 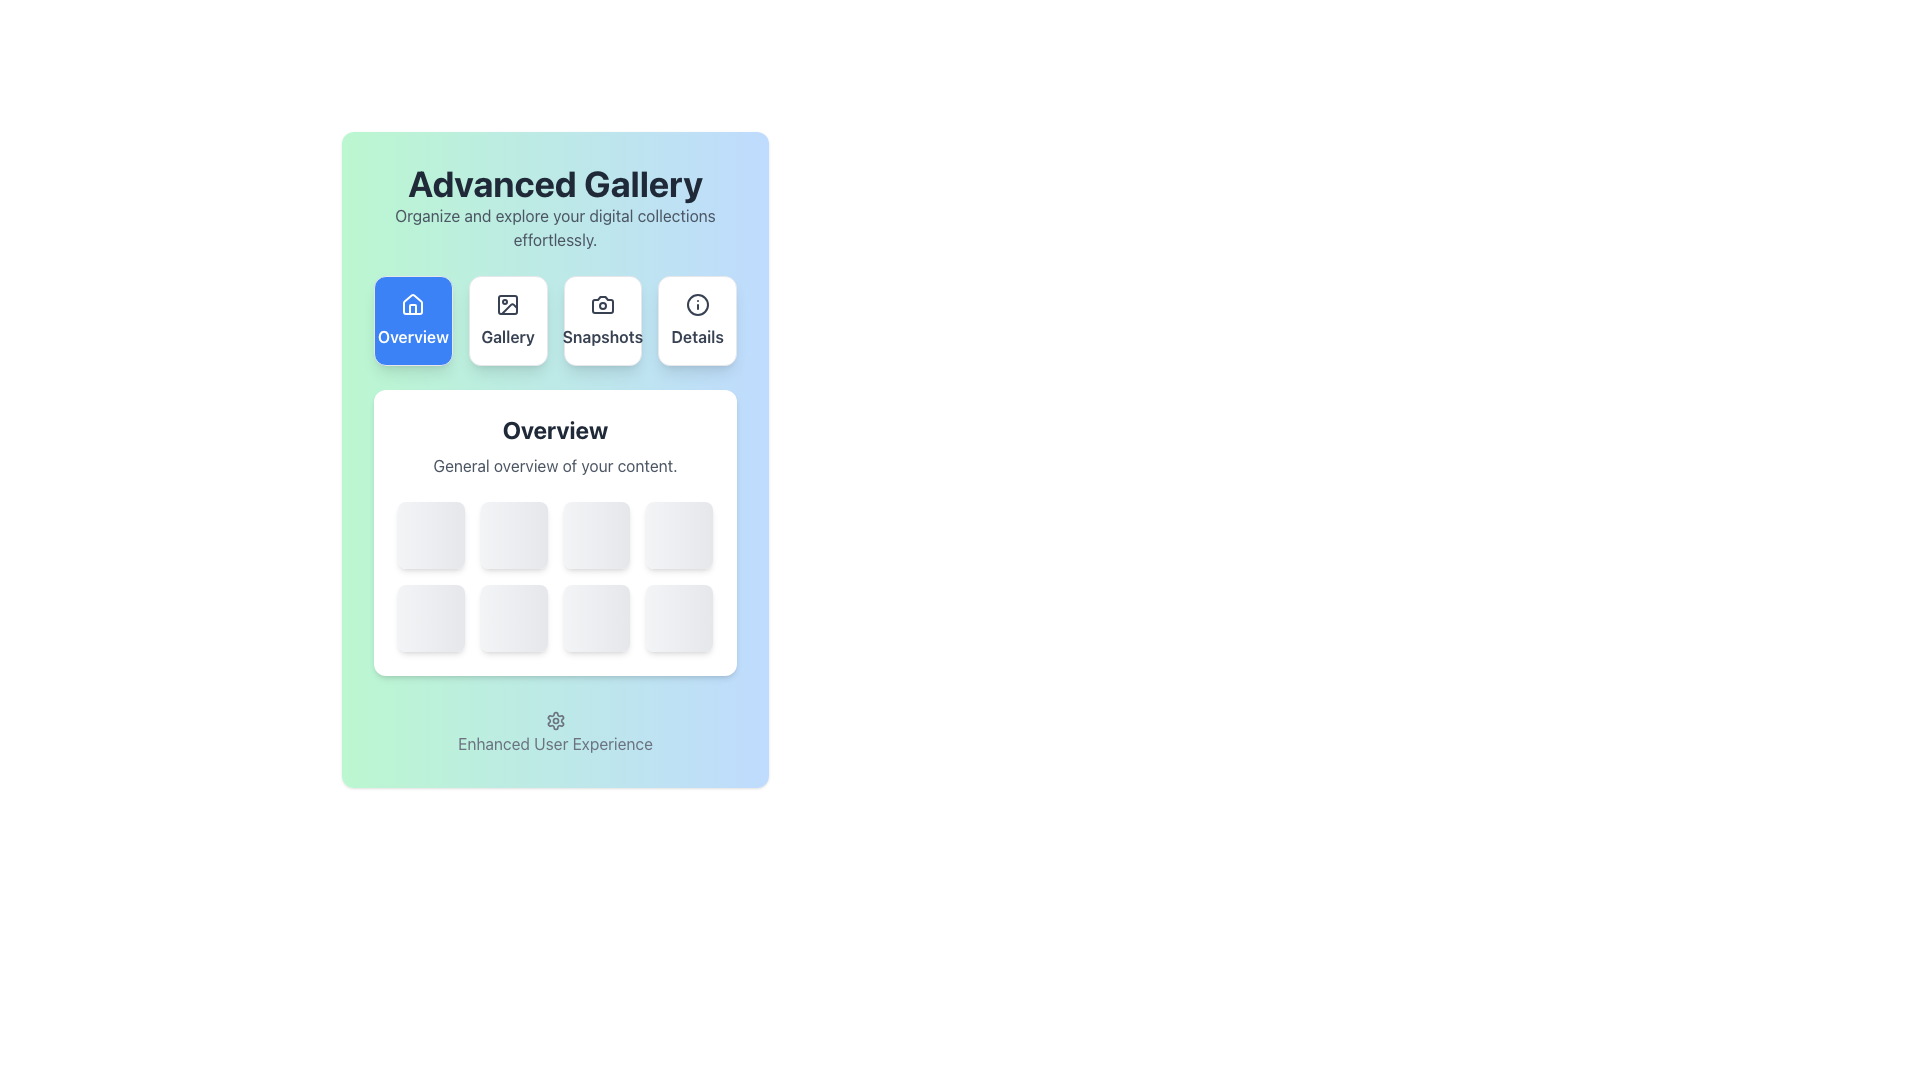 I want to click on the gear icon representing settings, located at the top-center above the text 'Enhanced User Experience', so click(x=555, y=721).